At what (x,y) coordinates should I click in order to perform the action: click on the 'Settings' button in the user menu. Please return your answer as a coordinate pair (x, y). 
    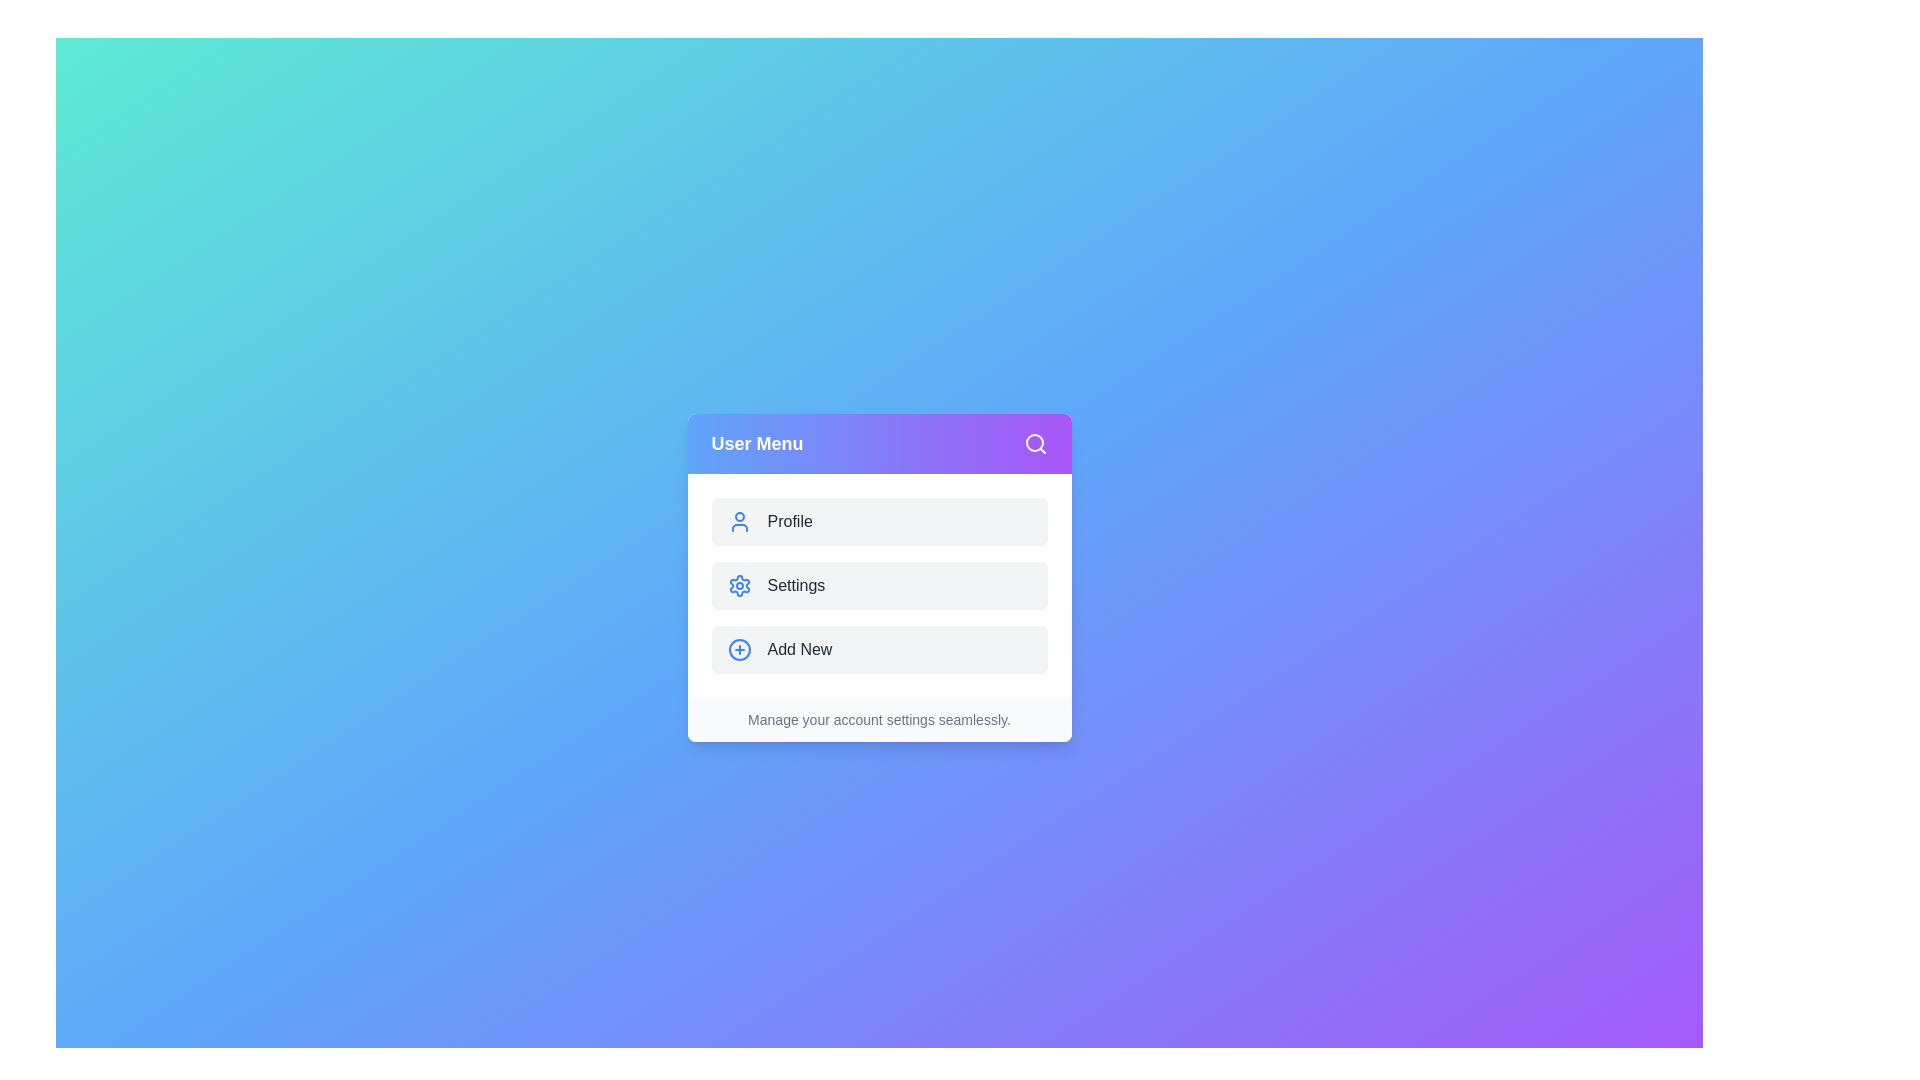
    Looking at the image, I should click on (879, 585).